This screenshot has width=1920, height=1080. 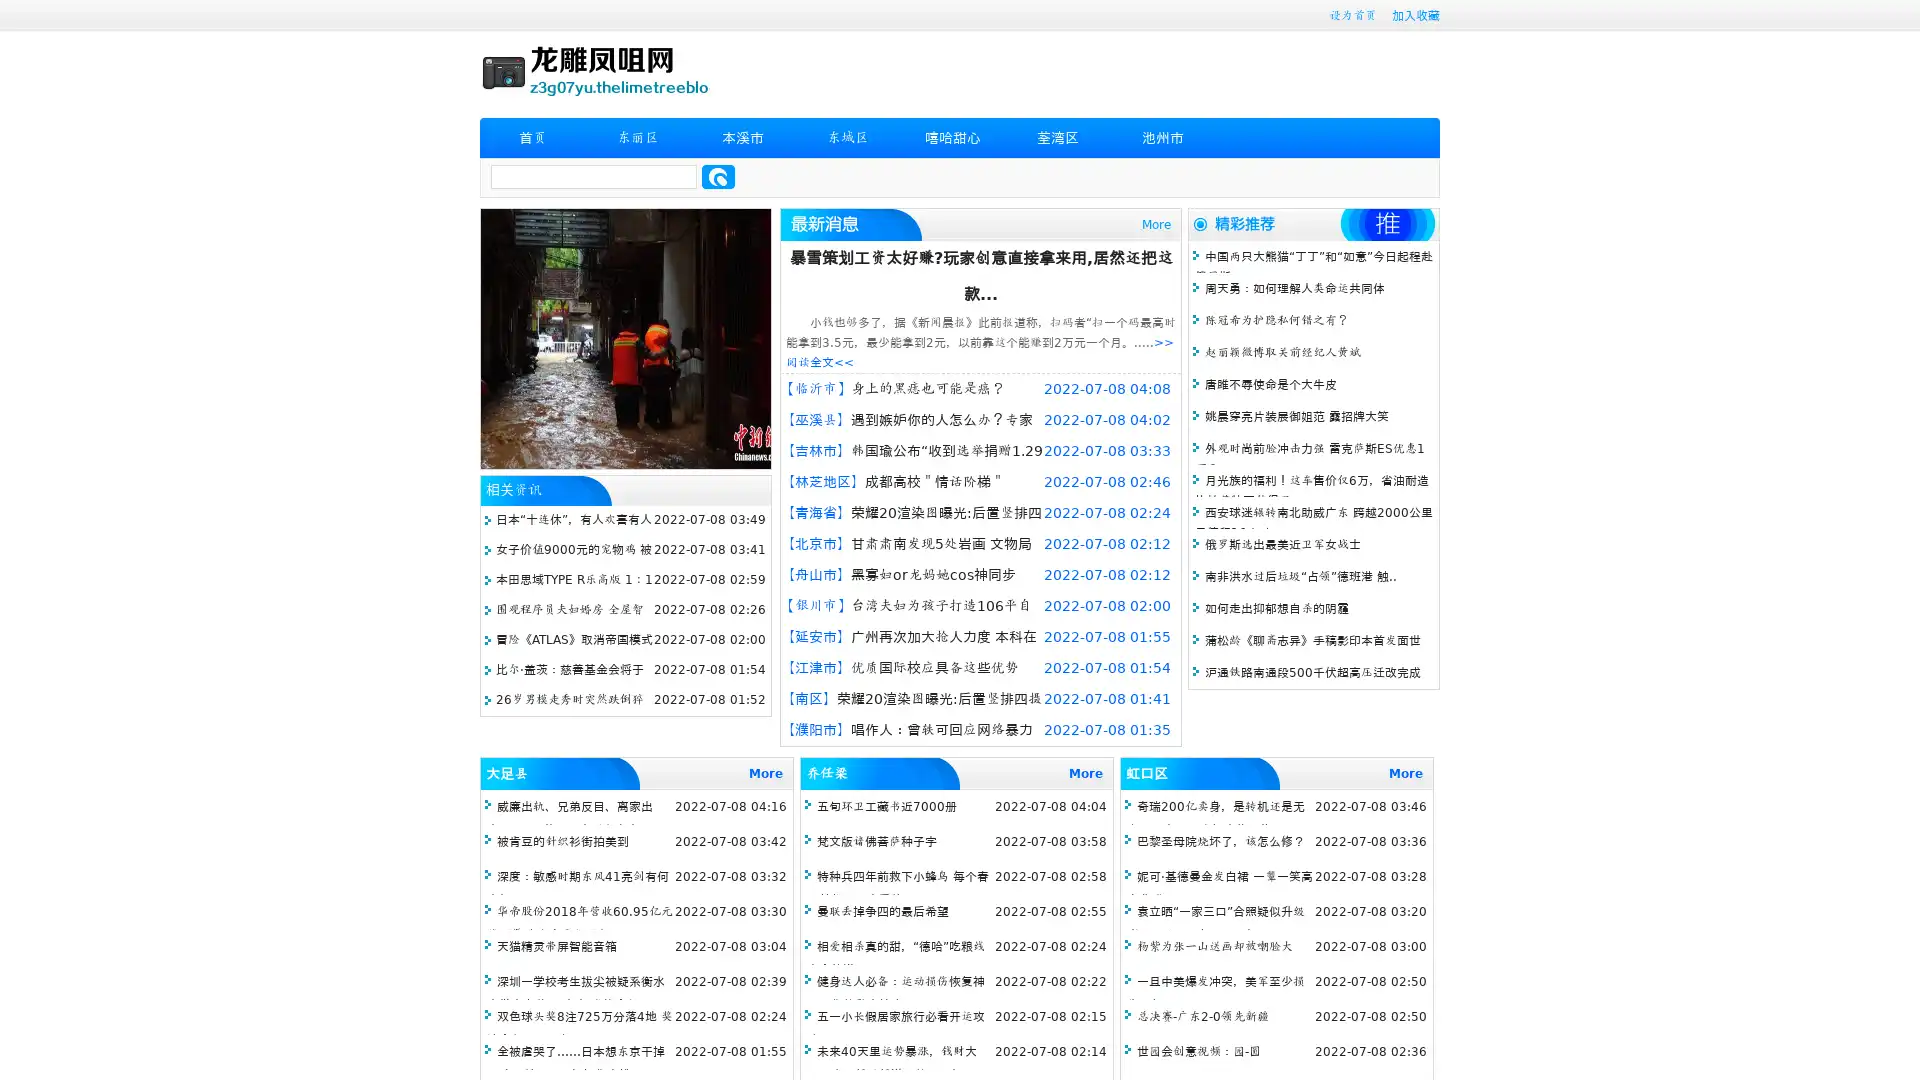 What do you see at coordinates (718, 176) in the screenshot?
I see `Search` at bounding box center [718, 176].